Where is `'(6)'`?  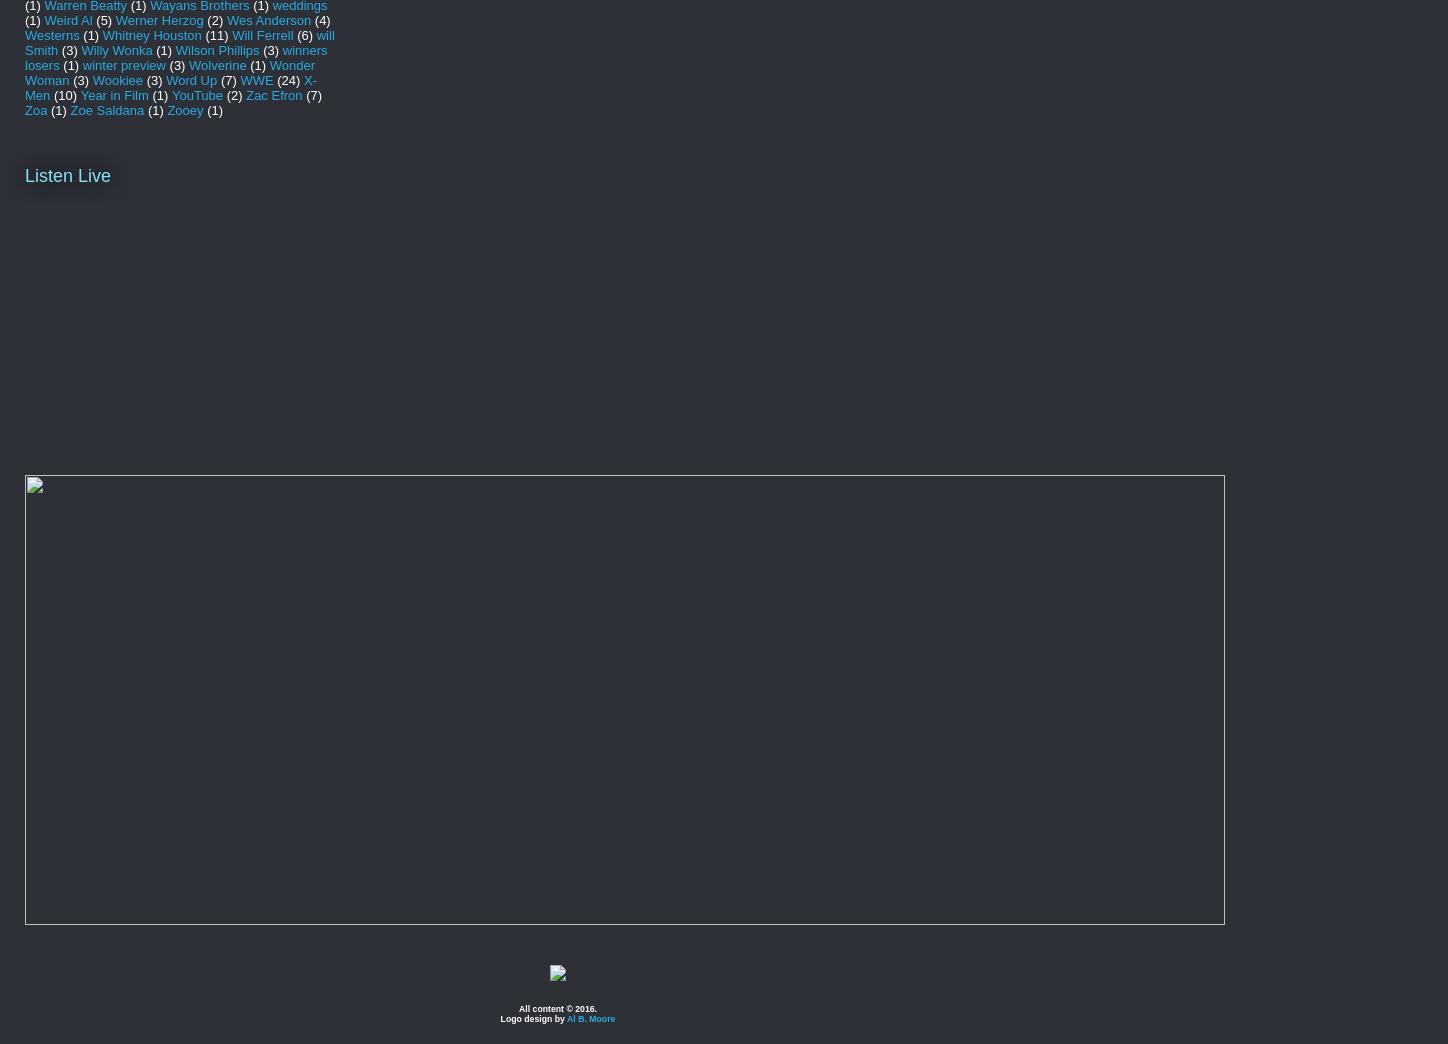 '(6)' is located at coordinates (303, 33).